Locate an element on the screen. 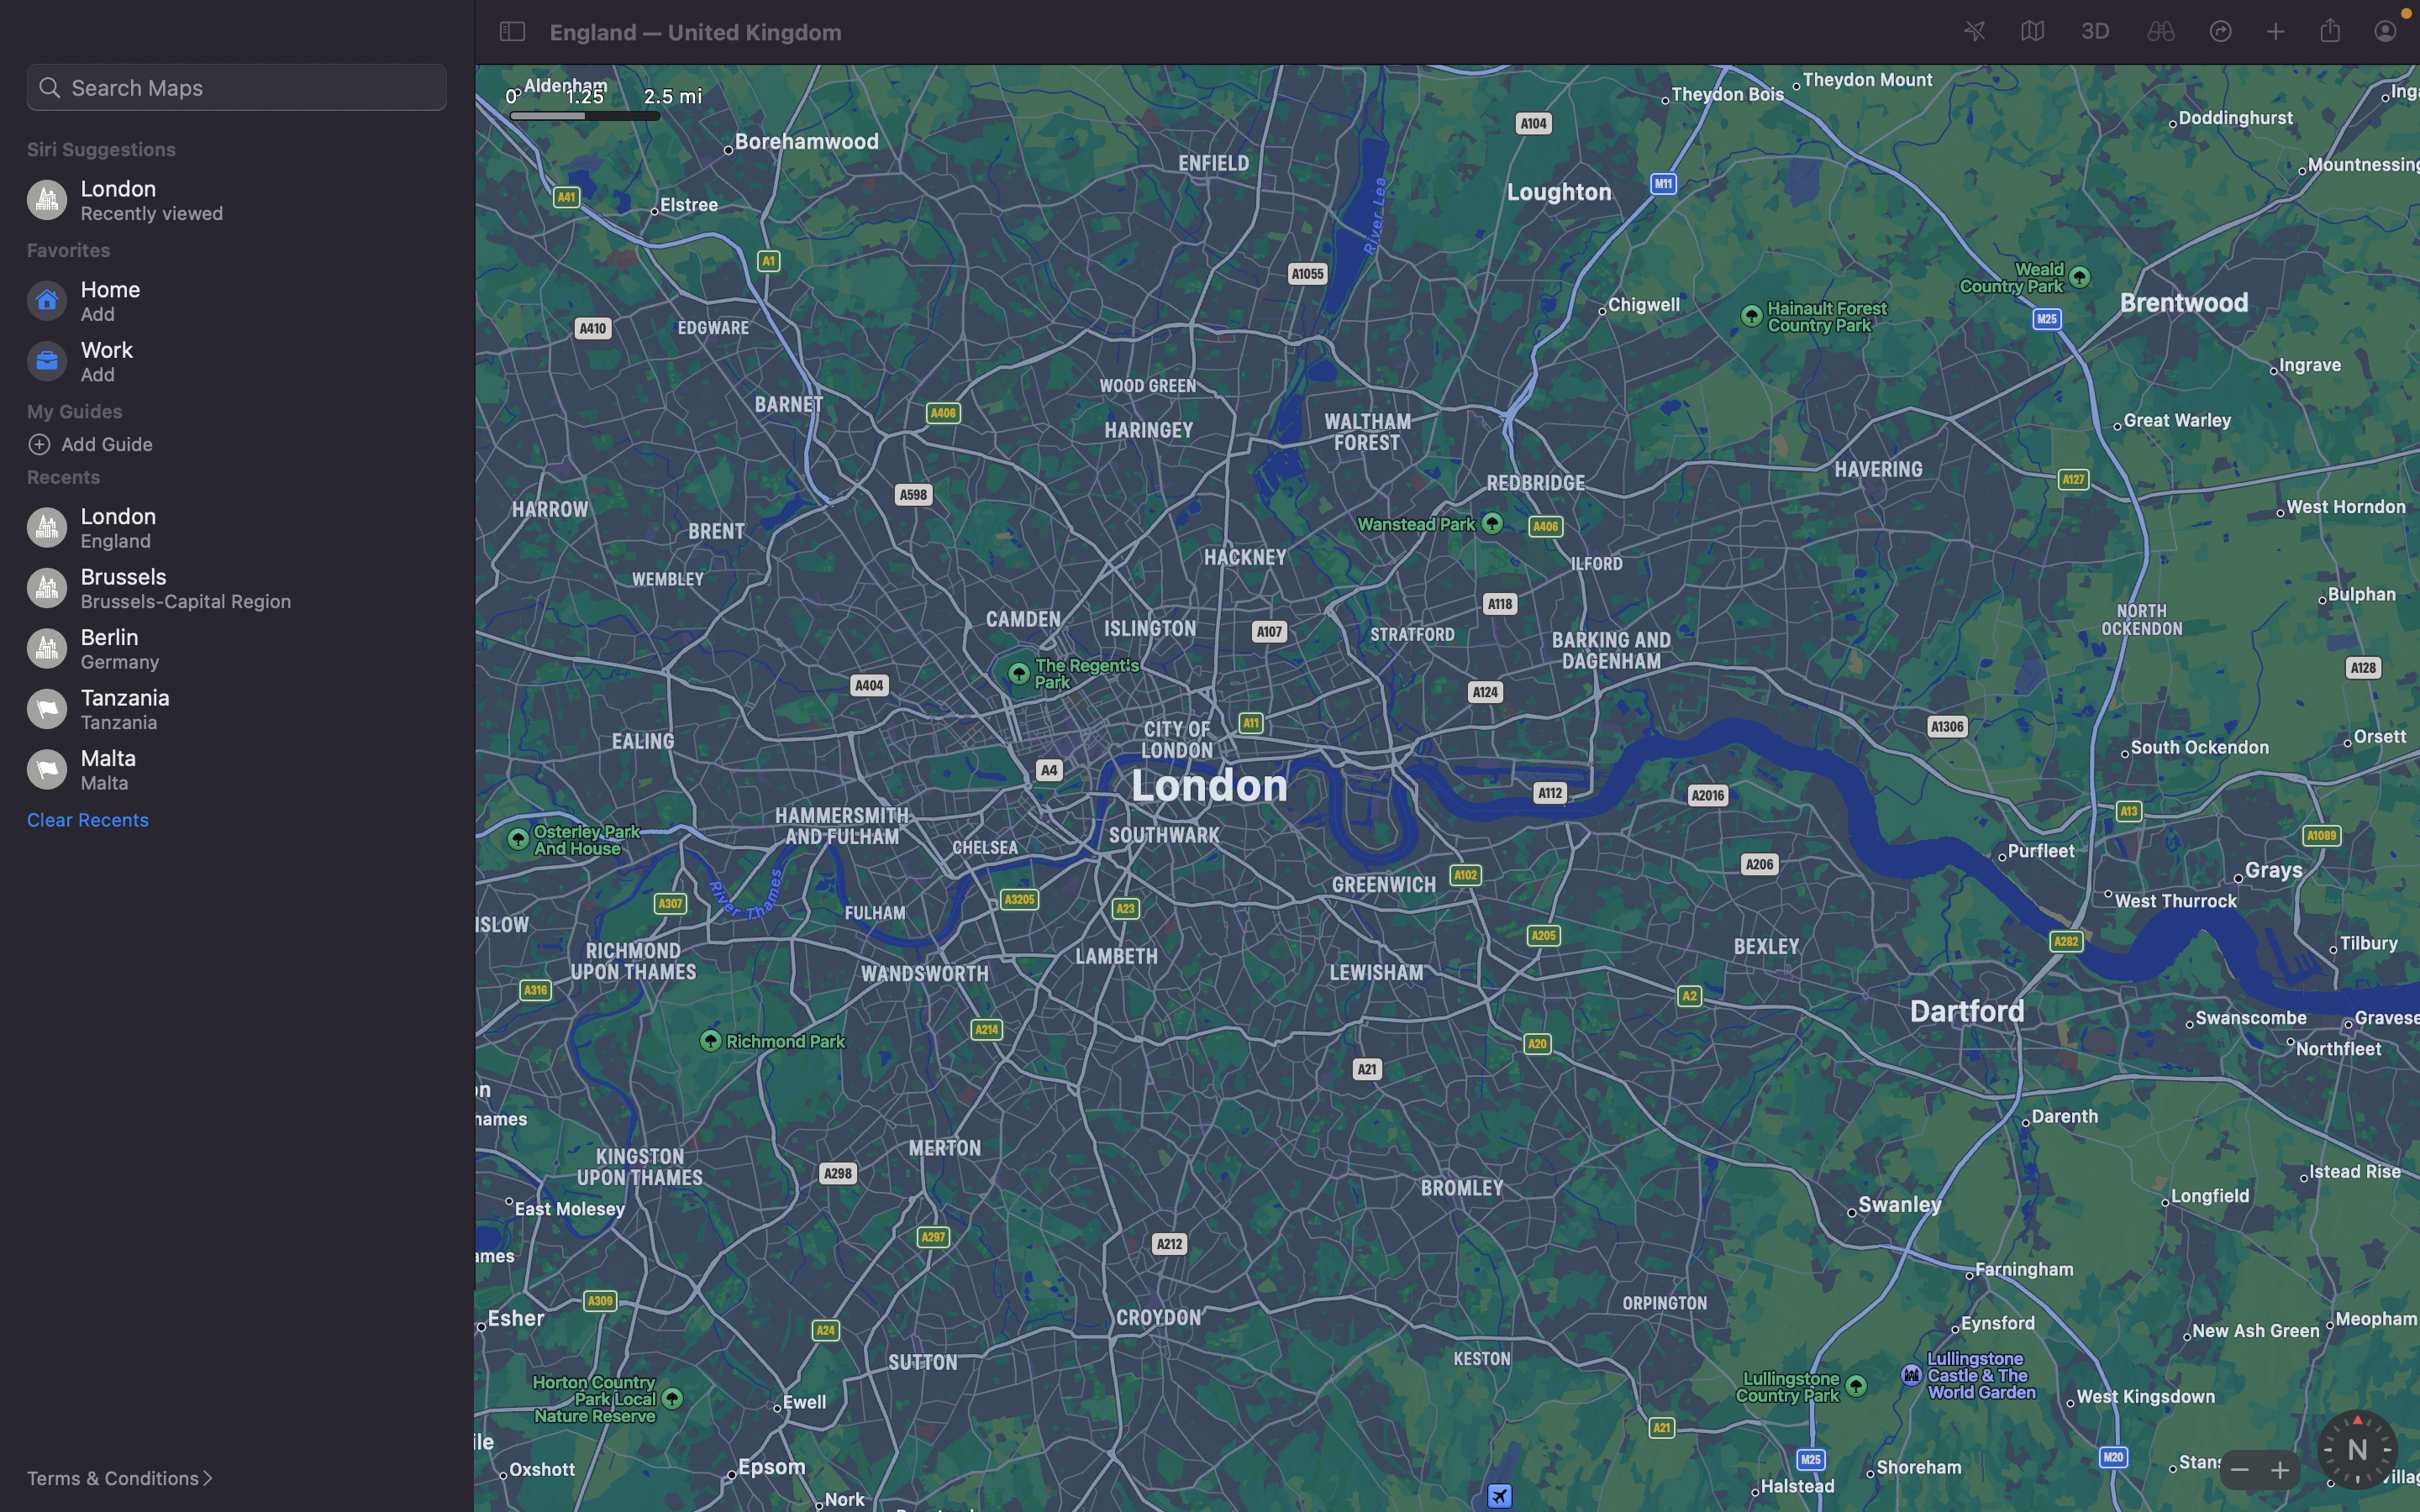 The width and height of the screenshot is (2420, 1512). Dispatch the current geographical position is located at coordinates (2333, 28).